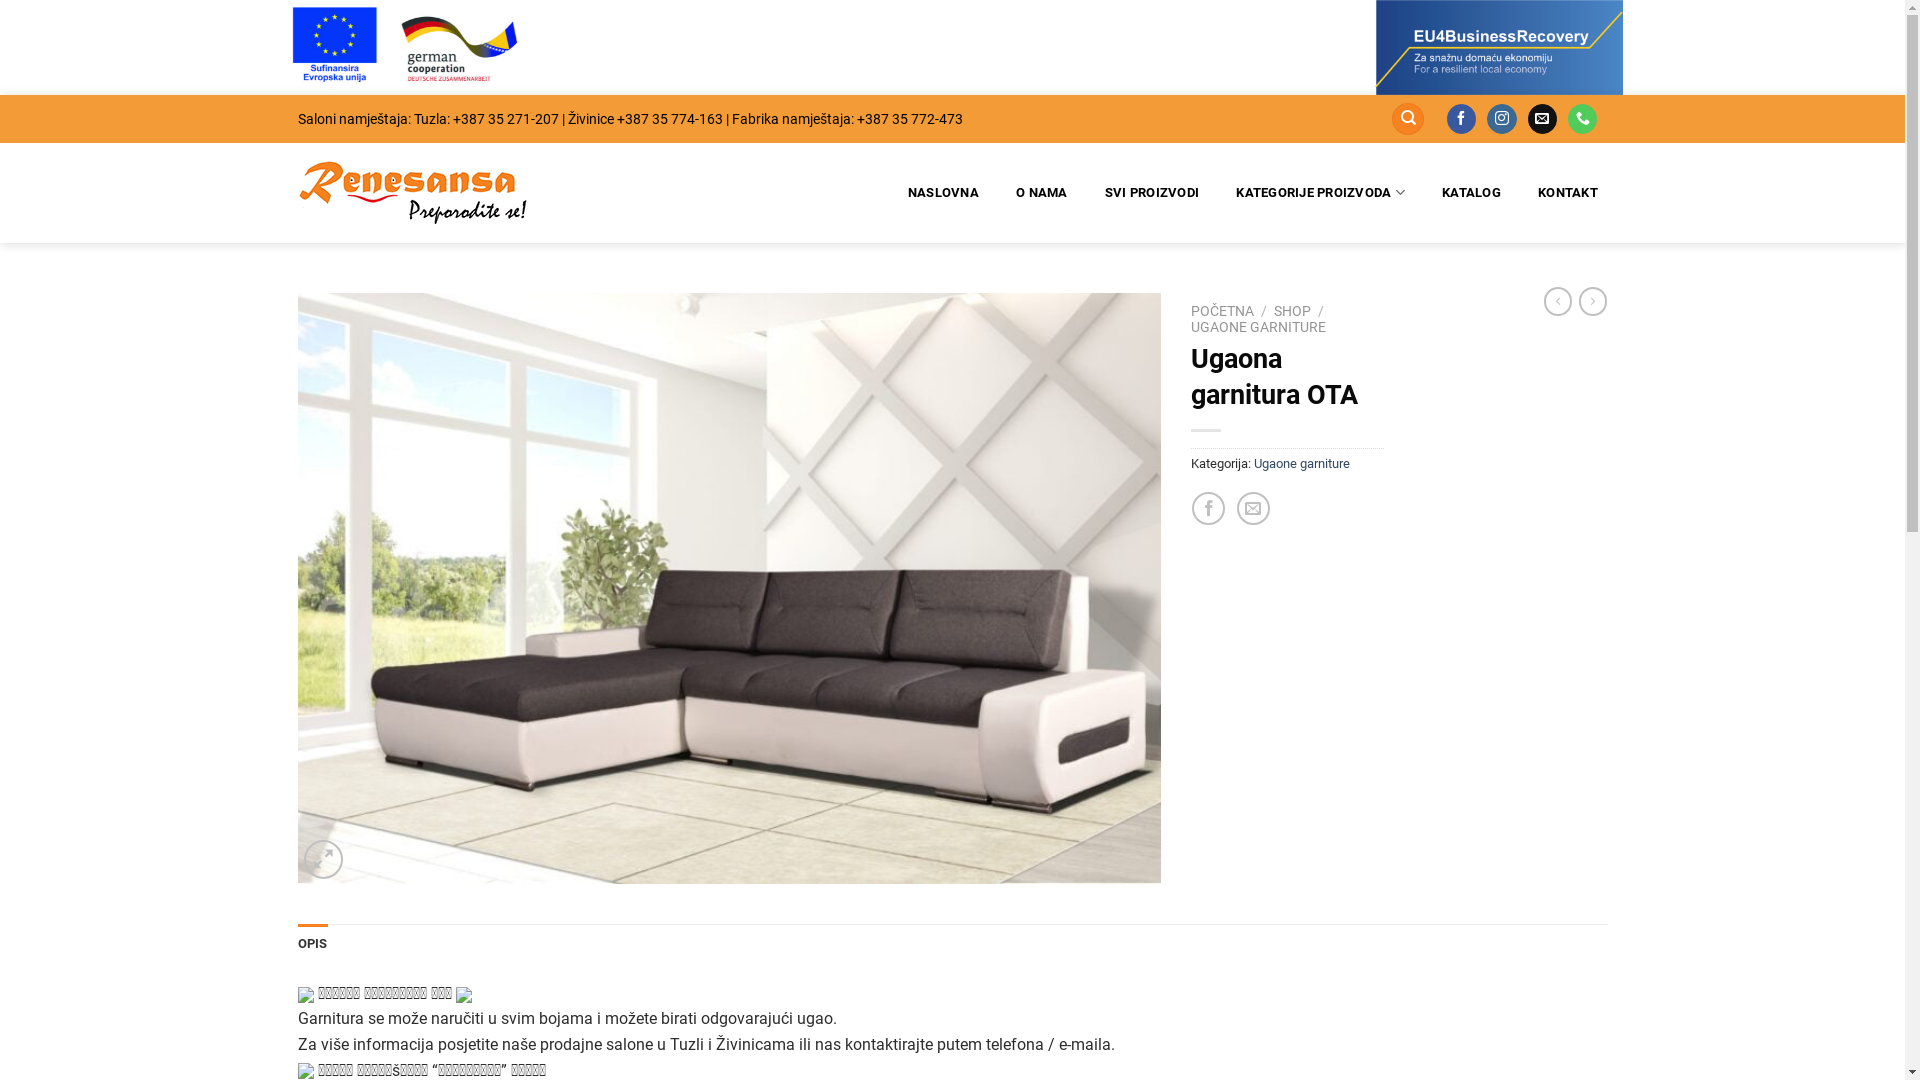 The height and width of the screenshot is (1080, 1920). Describe the element at coordinates (323, 858) in the screenshot. I see `'Zoom'` at that location.